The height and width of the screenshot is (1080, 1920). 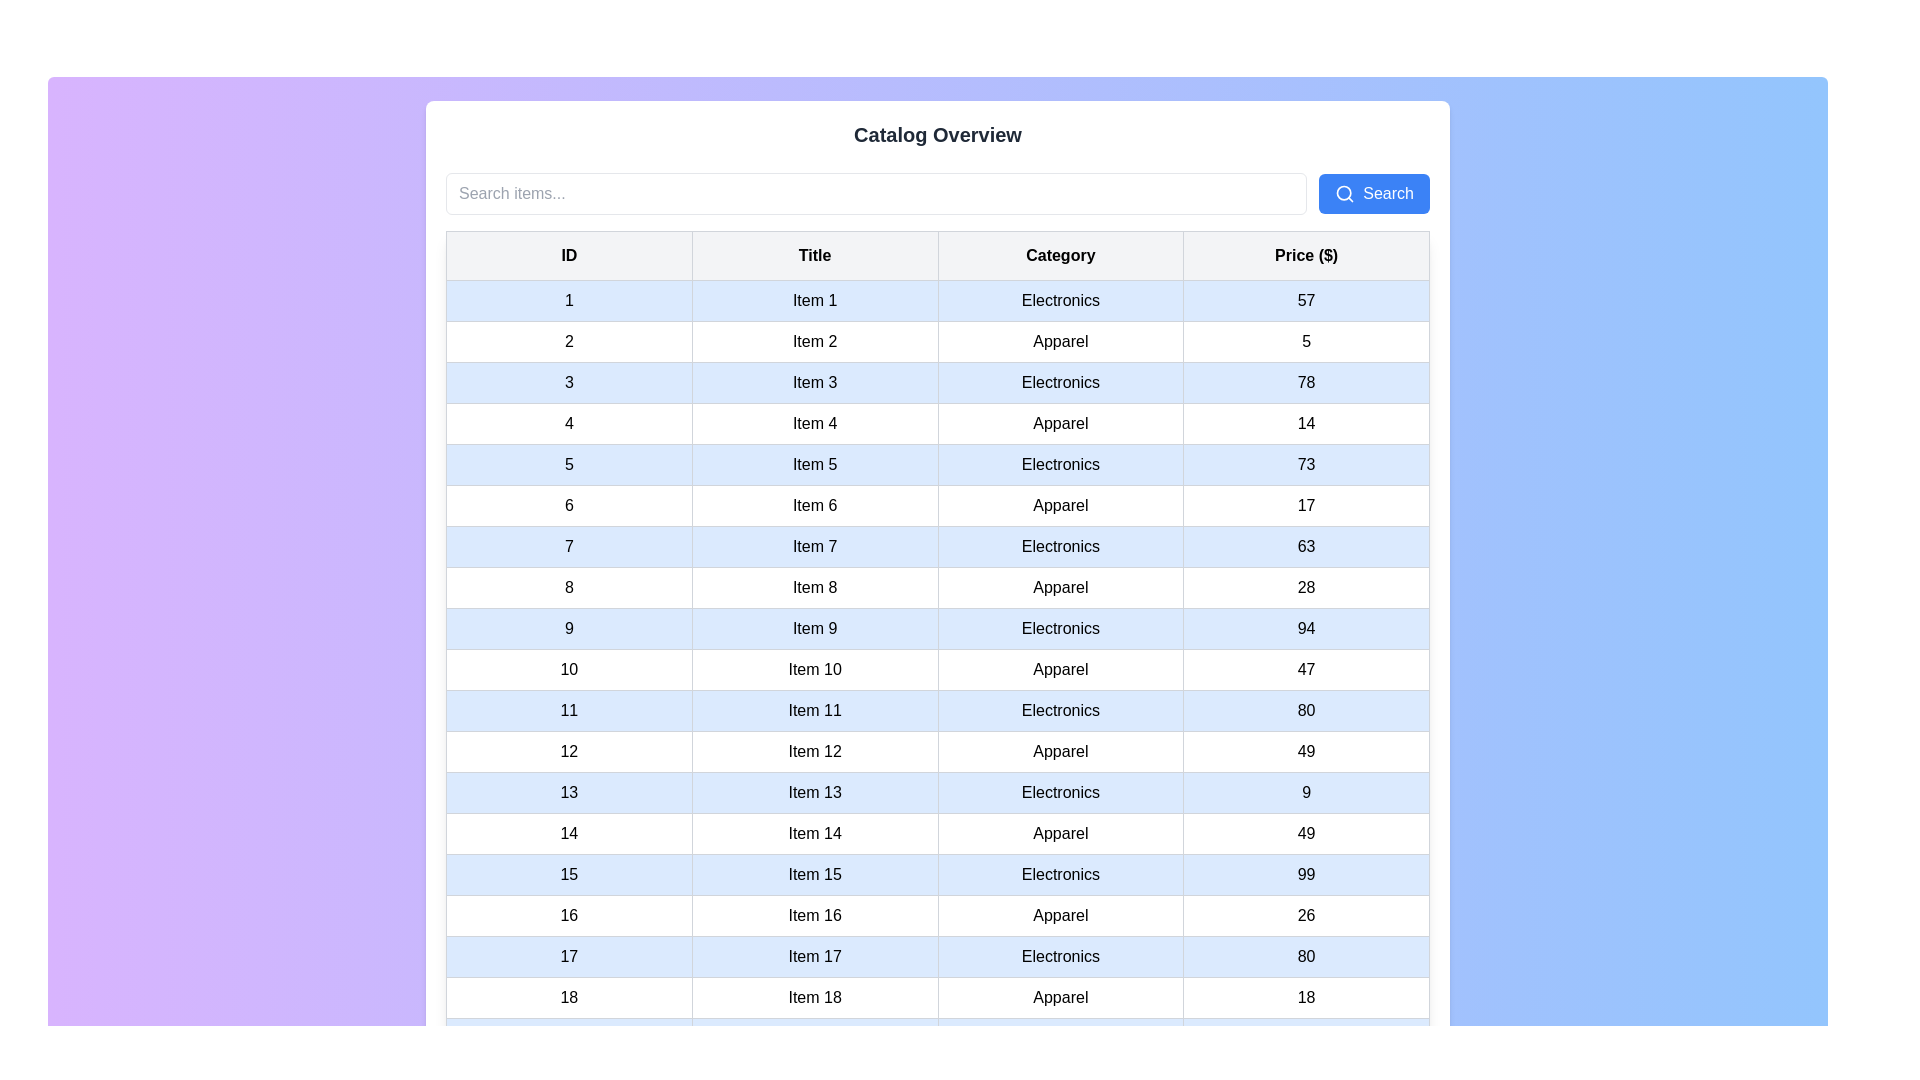 What do you see at coordinates (815, 874) in the screenshot?
I see `the non-interactive Text cell displaying the title information for the 15th item in the table, located in the 15th row under the 'Title' column` at bounding box center [815, 874].